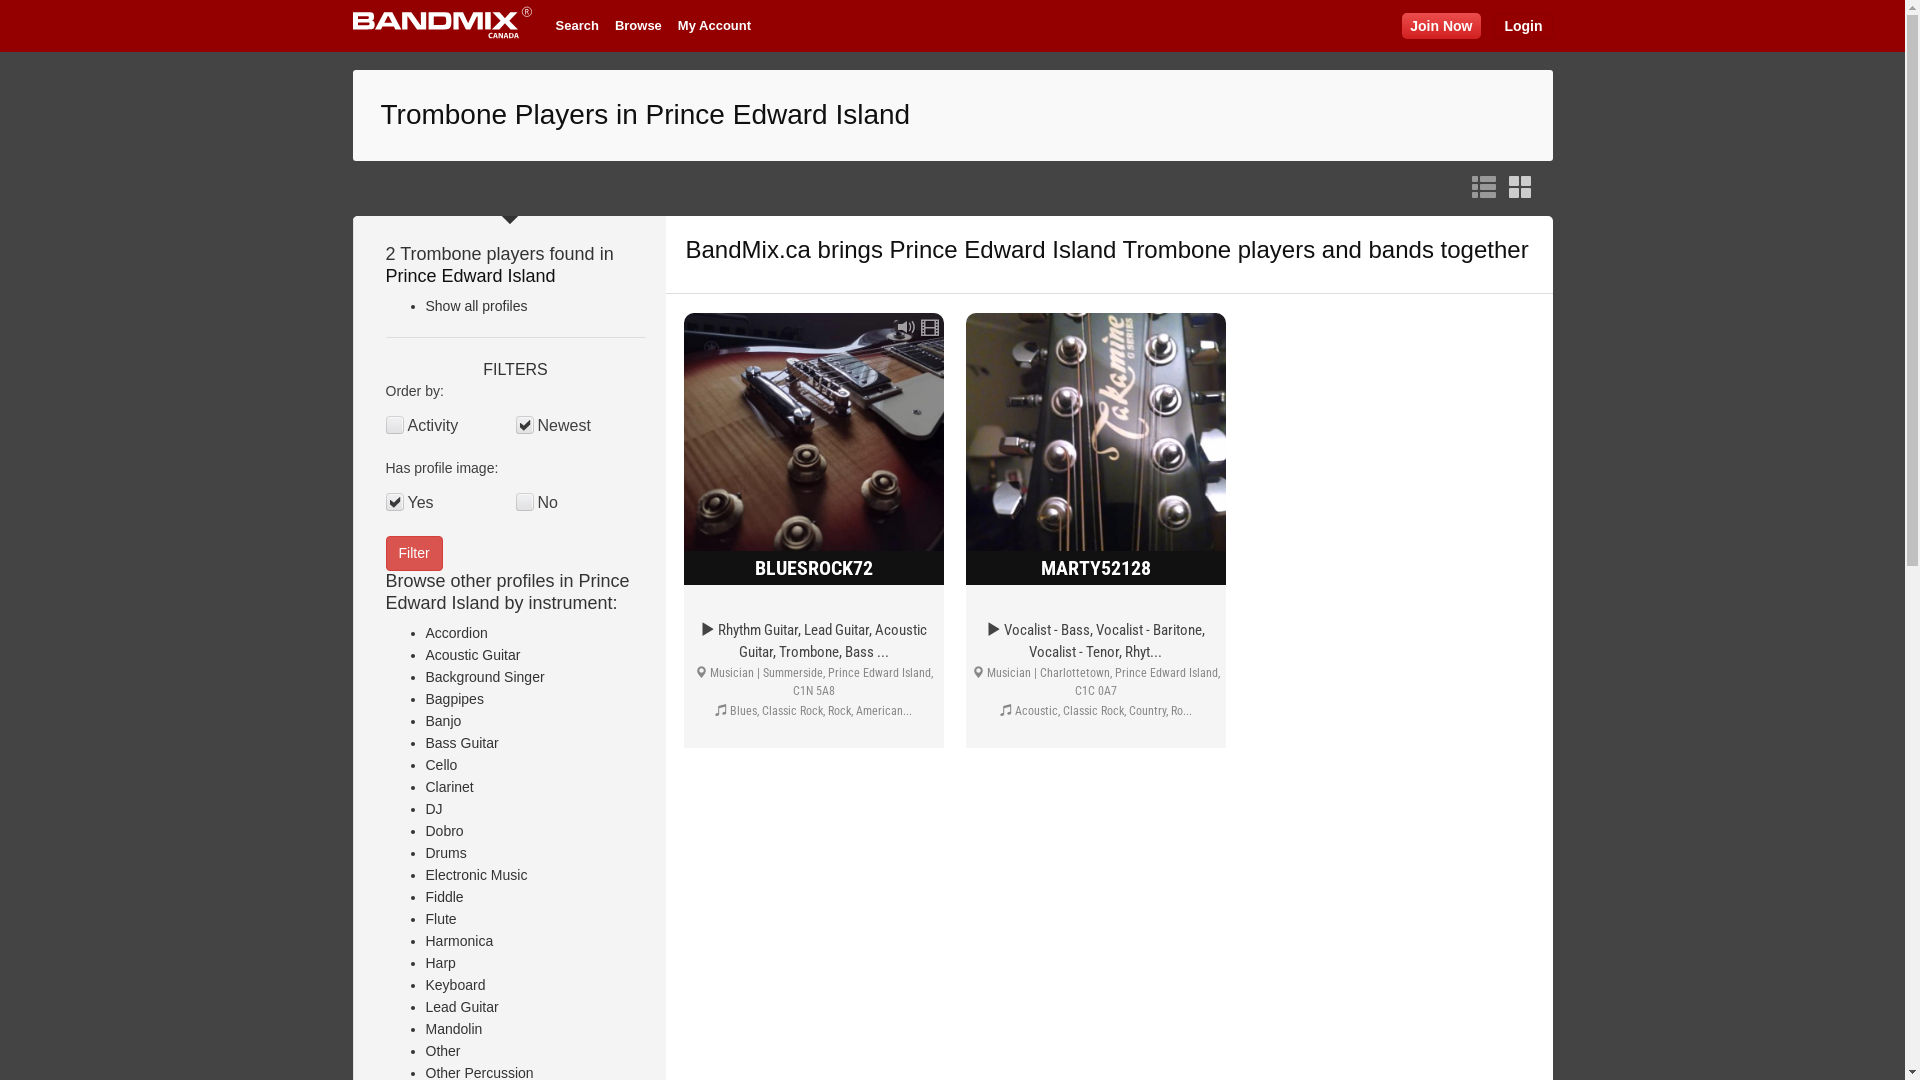 The height and width of the screenshot is (1080, 1920). Describe the element at coordinates (433, 808) in the screenshot. I see `'DJ'` at that location.